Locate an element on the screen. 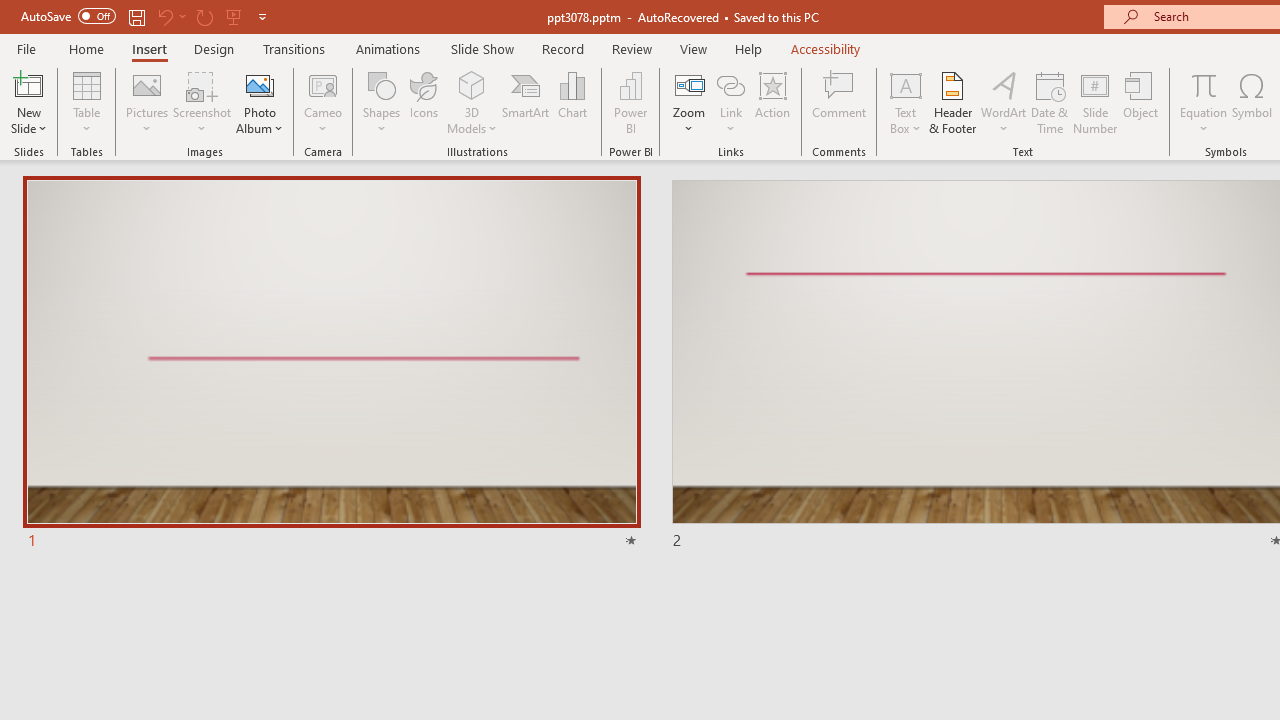 Image resolution: width=1280 pixels, height=720 pixels. 'WordArt' is located at coordinates (1004, 103).